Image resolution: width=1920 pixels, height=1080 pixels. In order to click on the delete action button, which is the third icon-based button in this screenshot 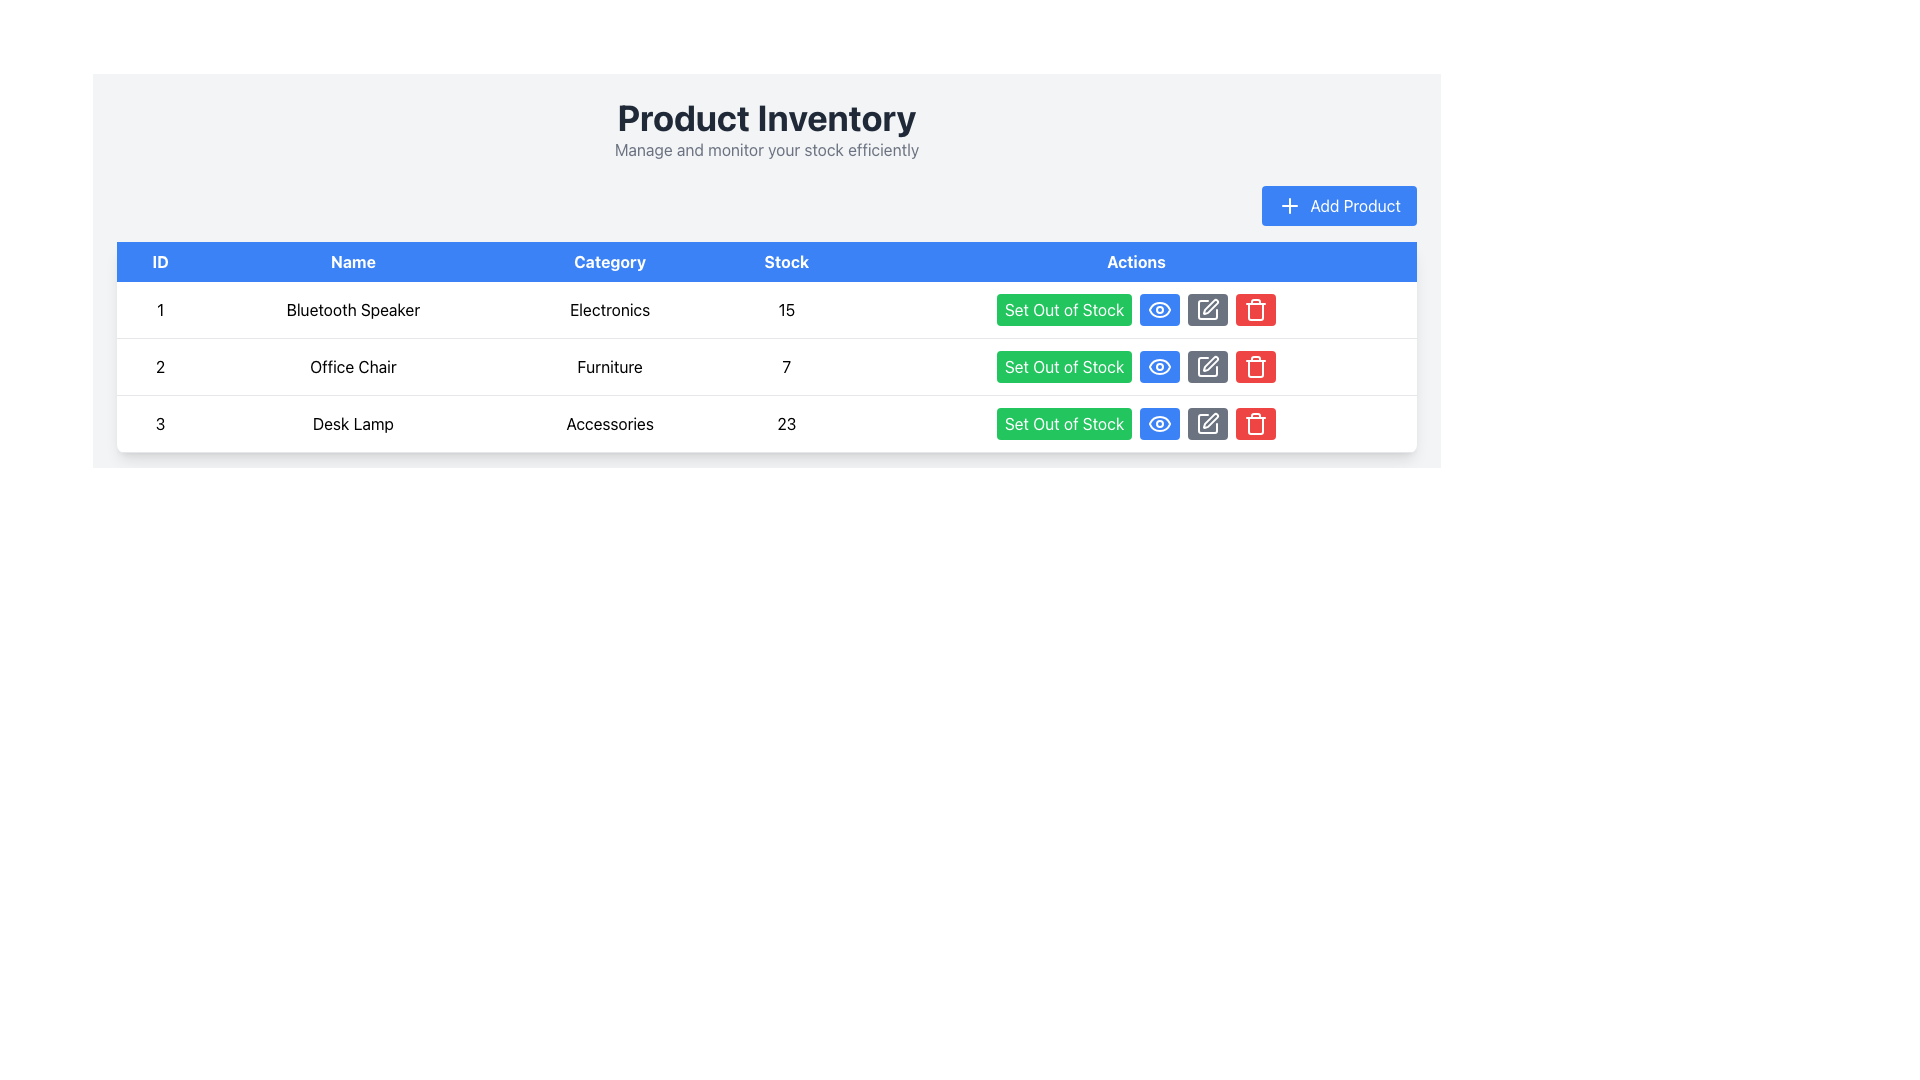, I will do `click(1255, 309)`.